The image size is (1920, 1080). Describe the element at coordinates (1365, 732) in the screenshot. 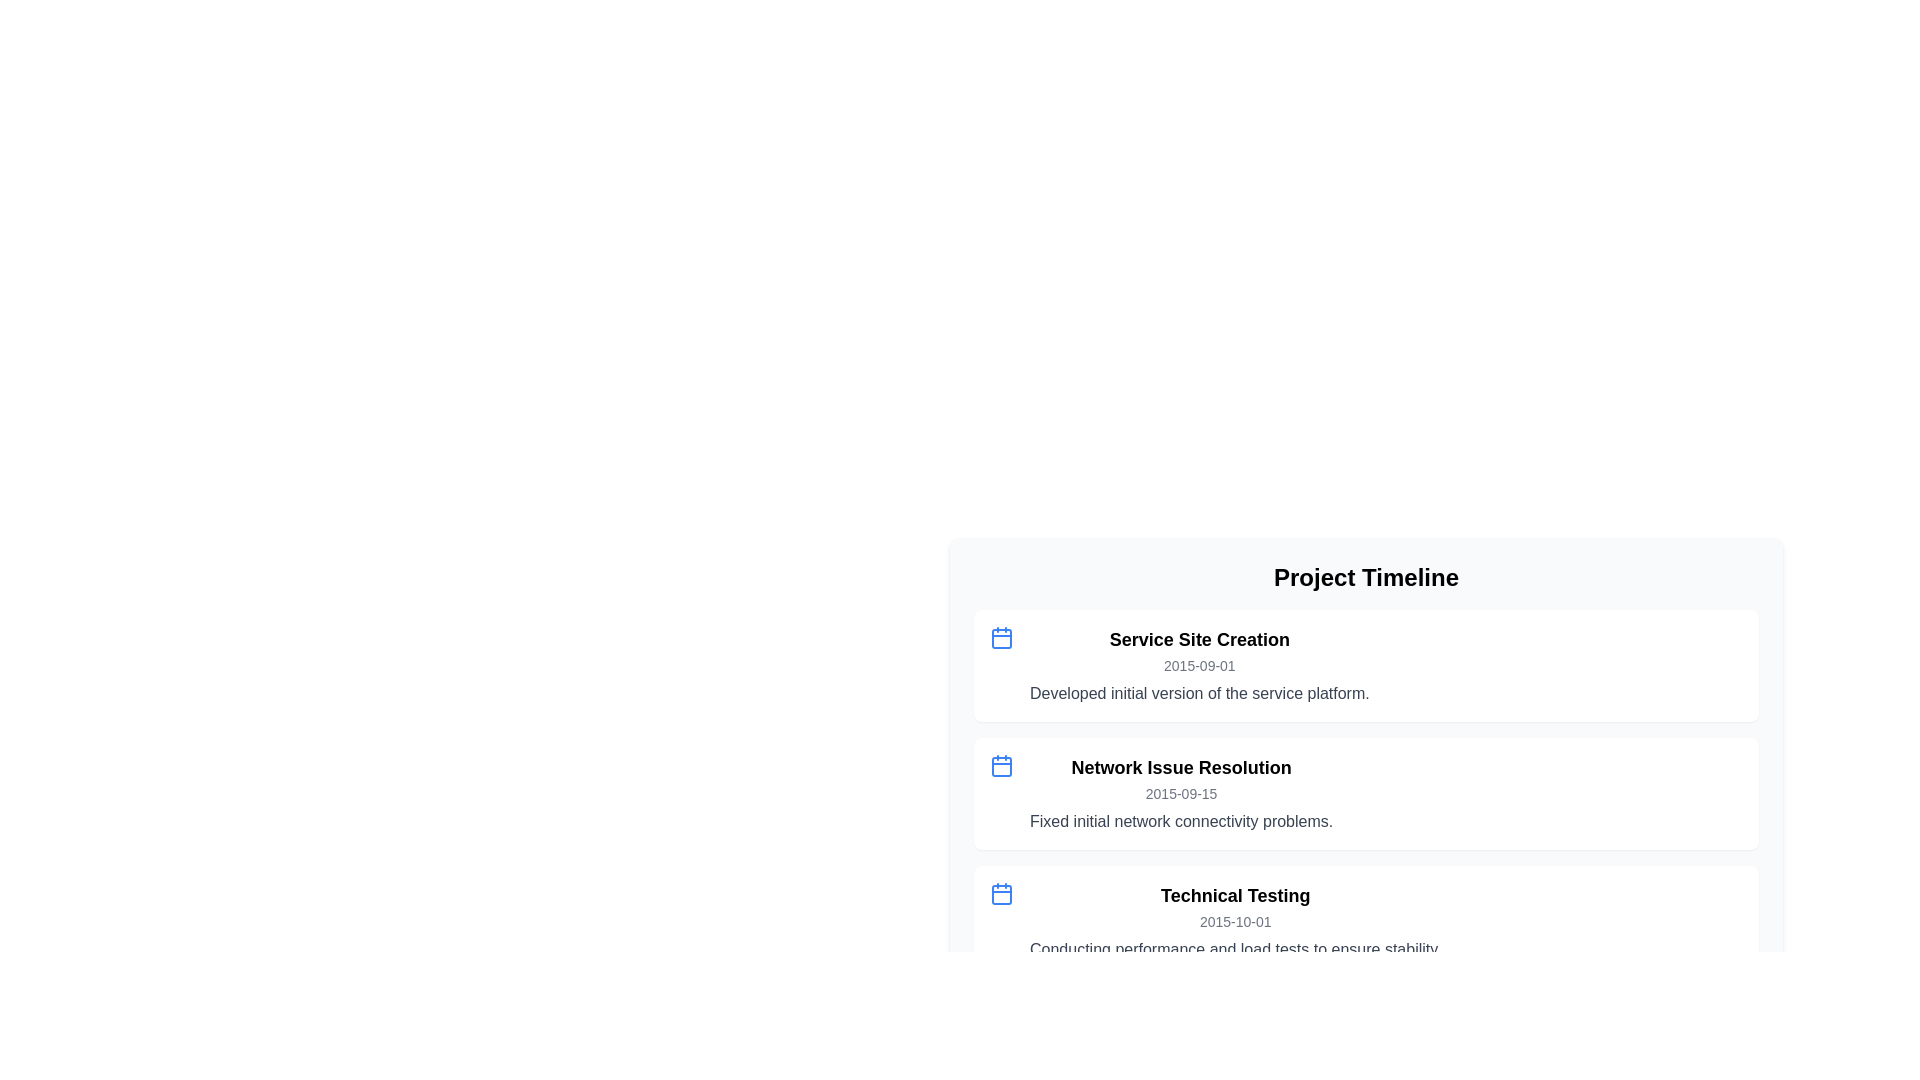

I see `the informational card representing a milestone or event in the project timeline` at that location.